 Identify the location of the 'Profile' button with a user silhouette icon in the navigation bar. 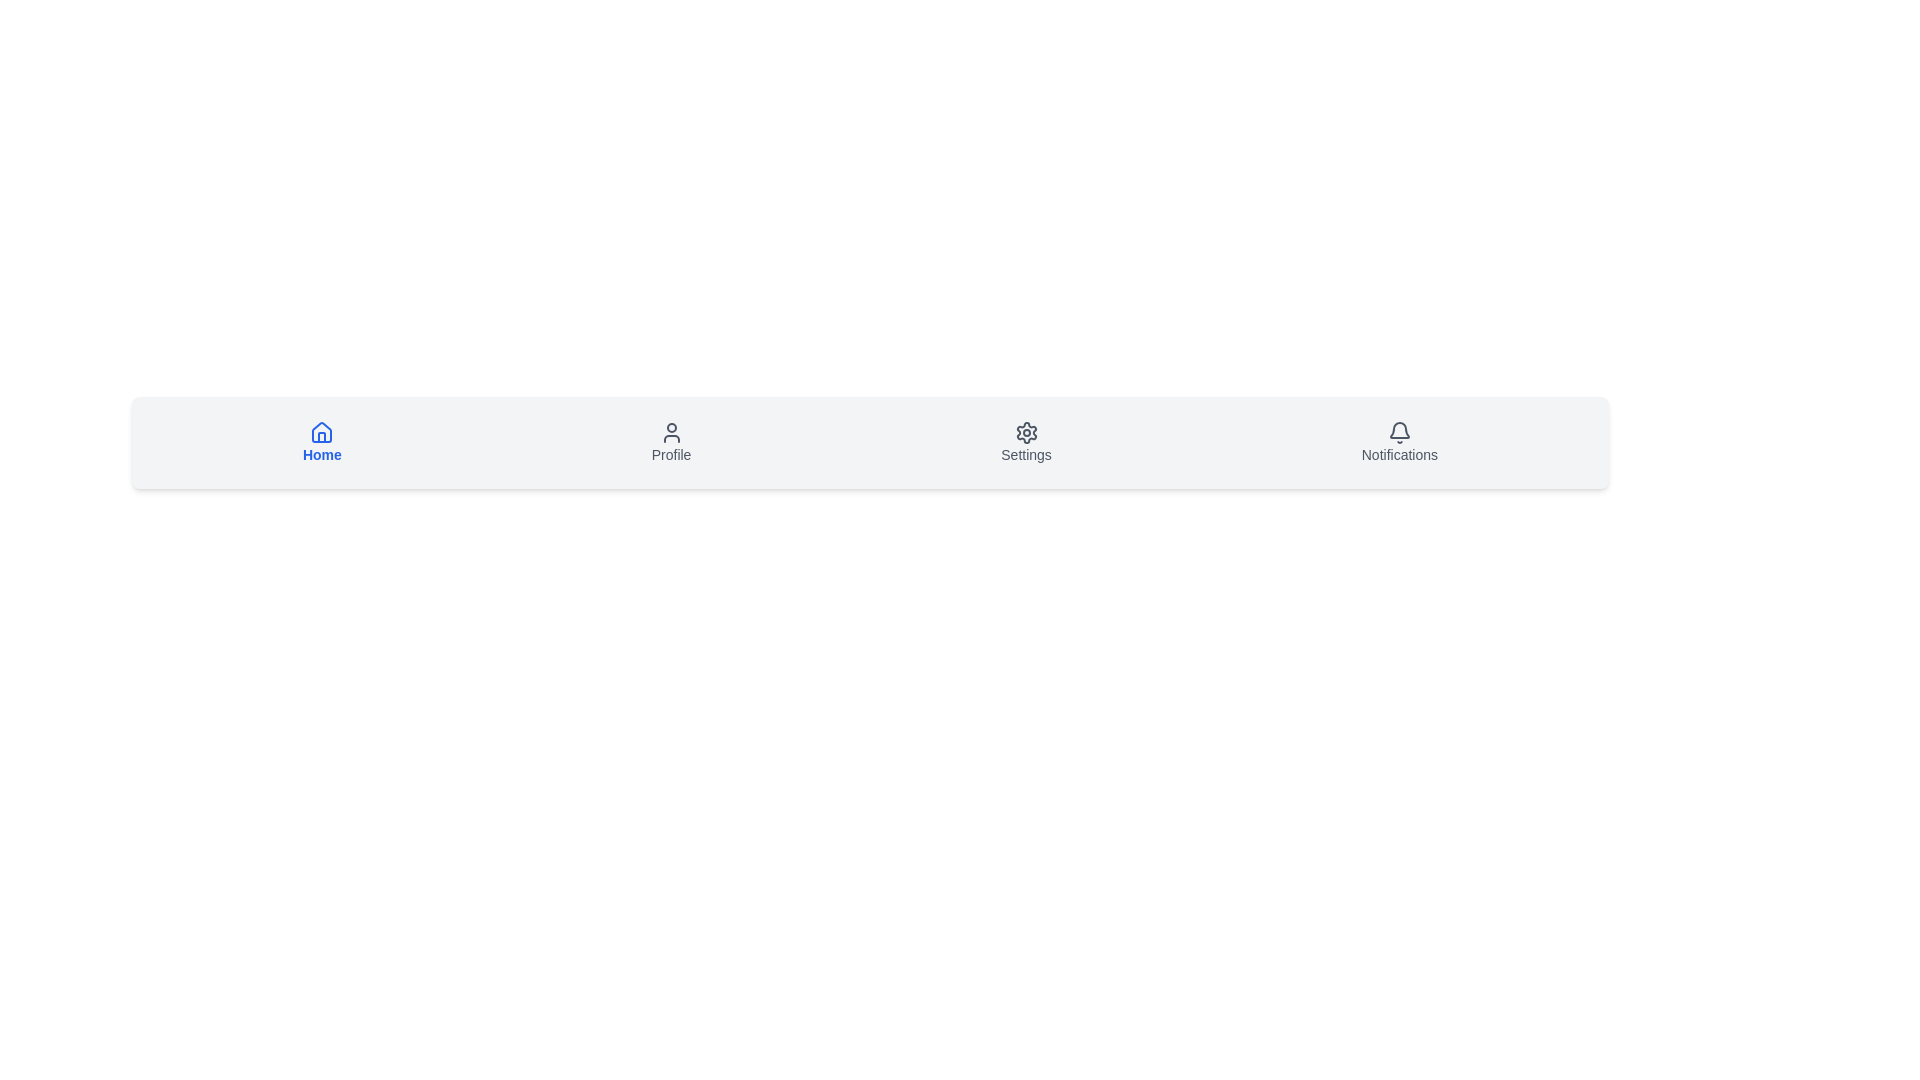
(671, 442).